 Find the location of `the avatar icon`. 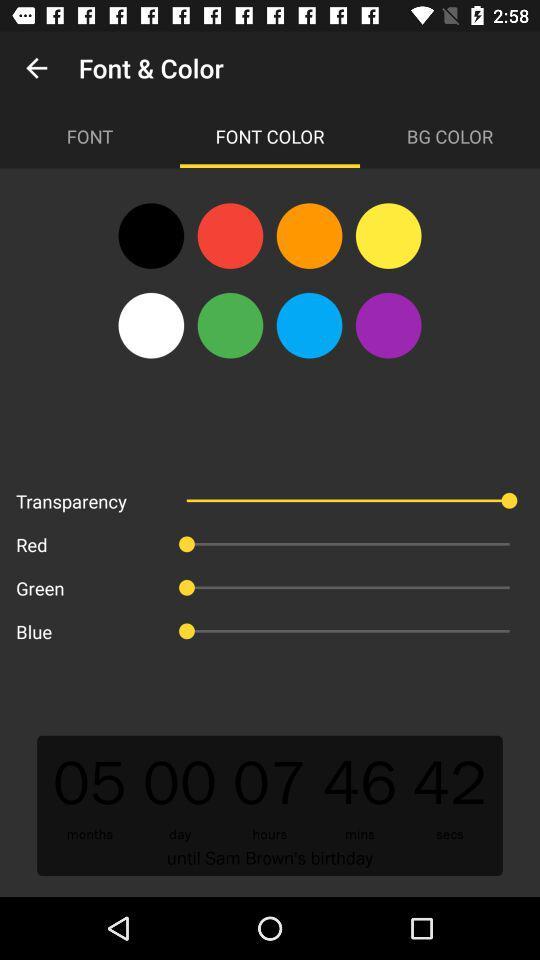

the avatar icon is located at coordinates (309, 325).